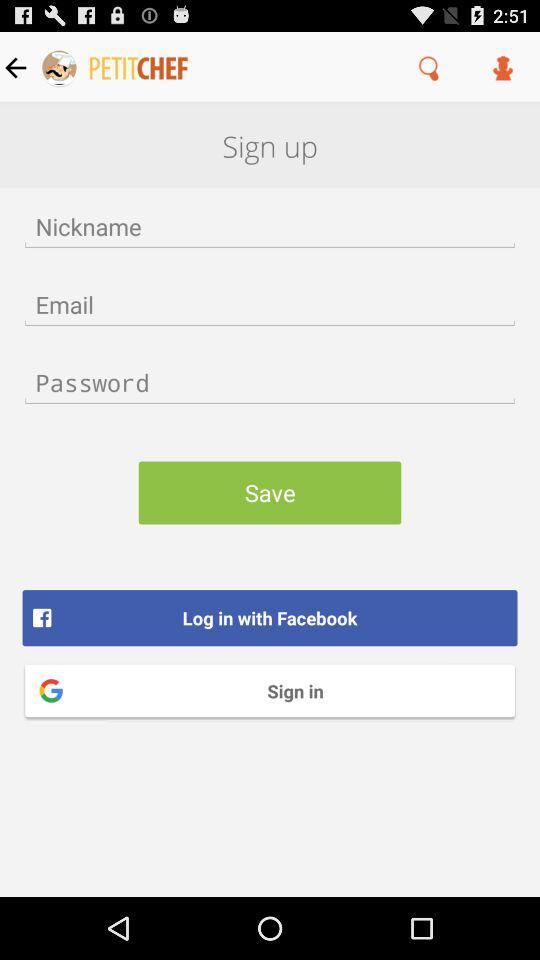  What do you see at coordinates (428, 67) in the screenshot?
I see `the icon above sign up item` at bounding box center [428, 67].